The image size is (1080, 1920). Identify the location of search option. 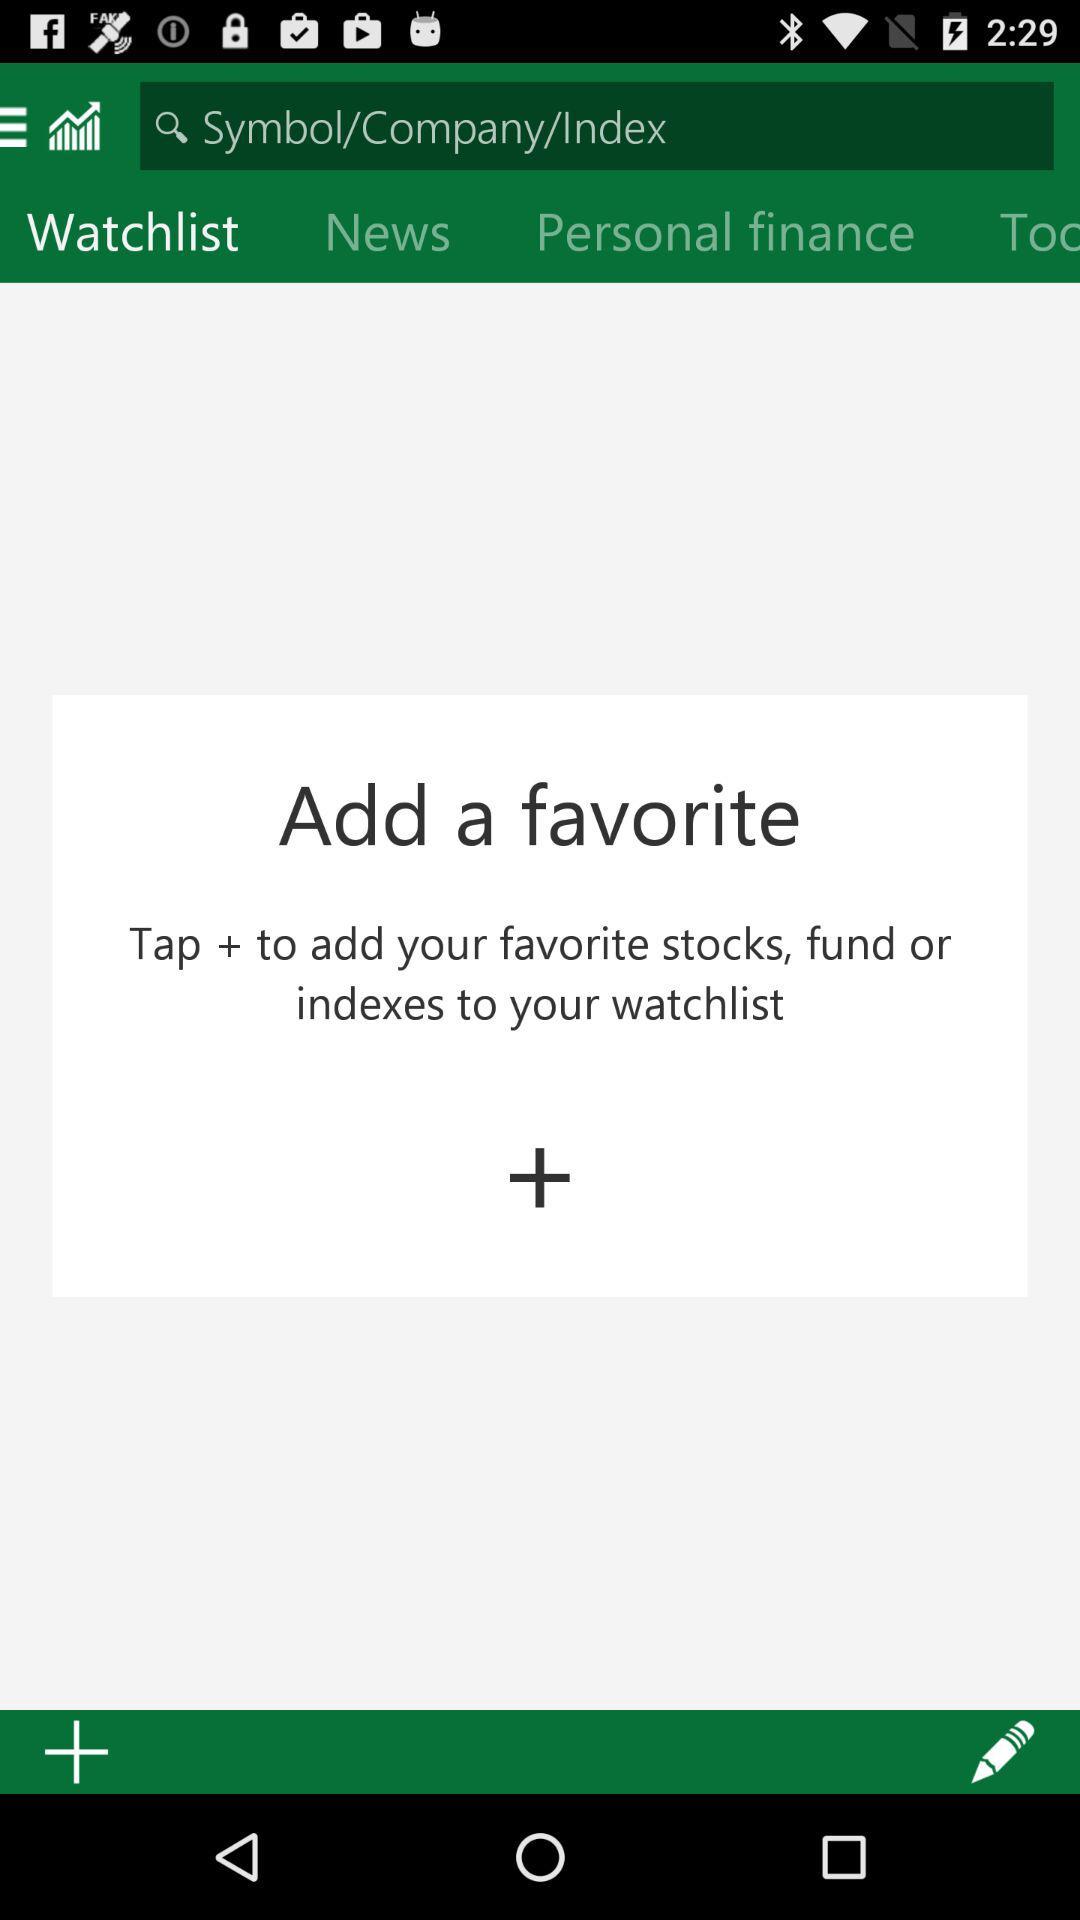
(596, 124).